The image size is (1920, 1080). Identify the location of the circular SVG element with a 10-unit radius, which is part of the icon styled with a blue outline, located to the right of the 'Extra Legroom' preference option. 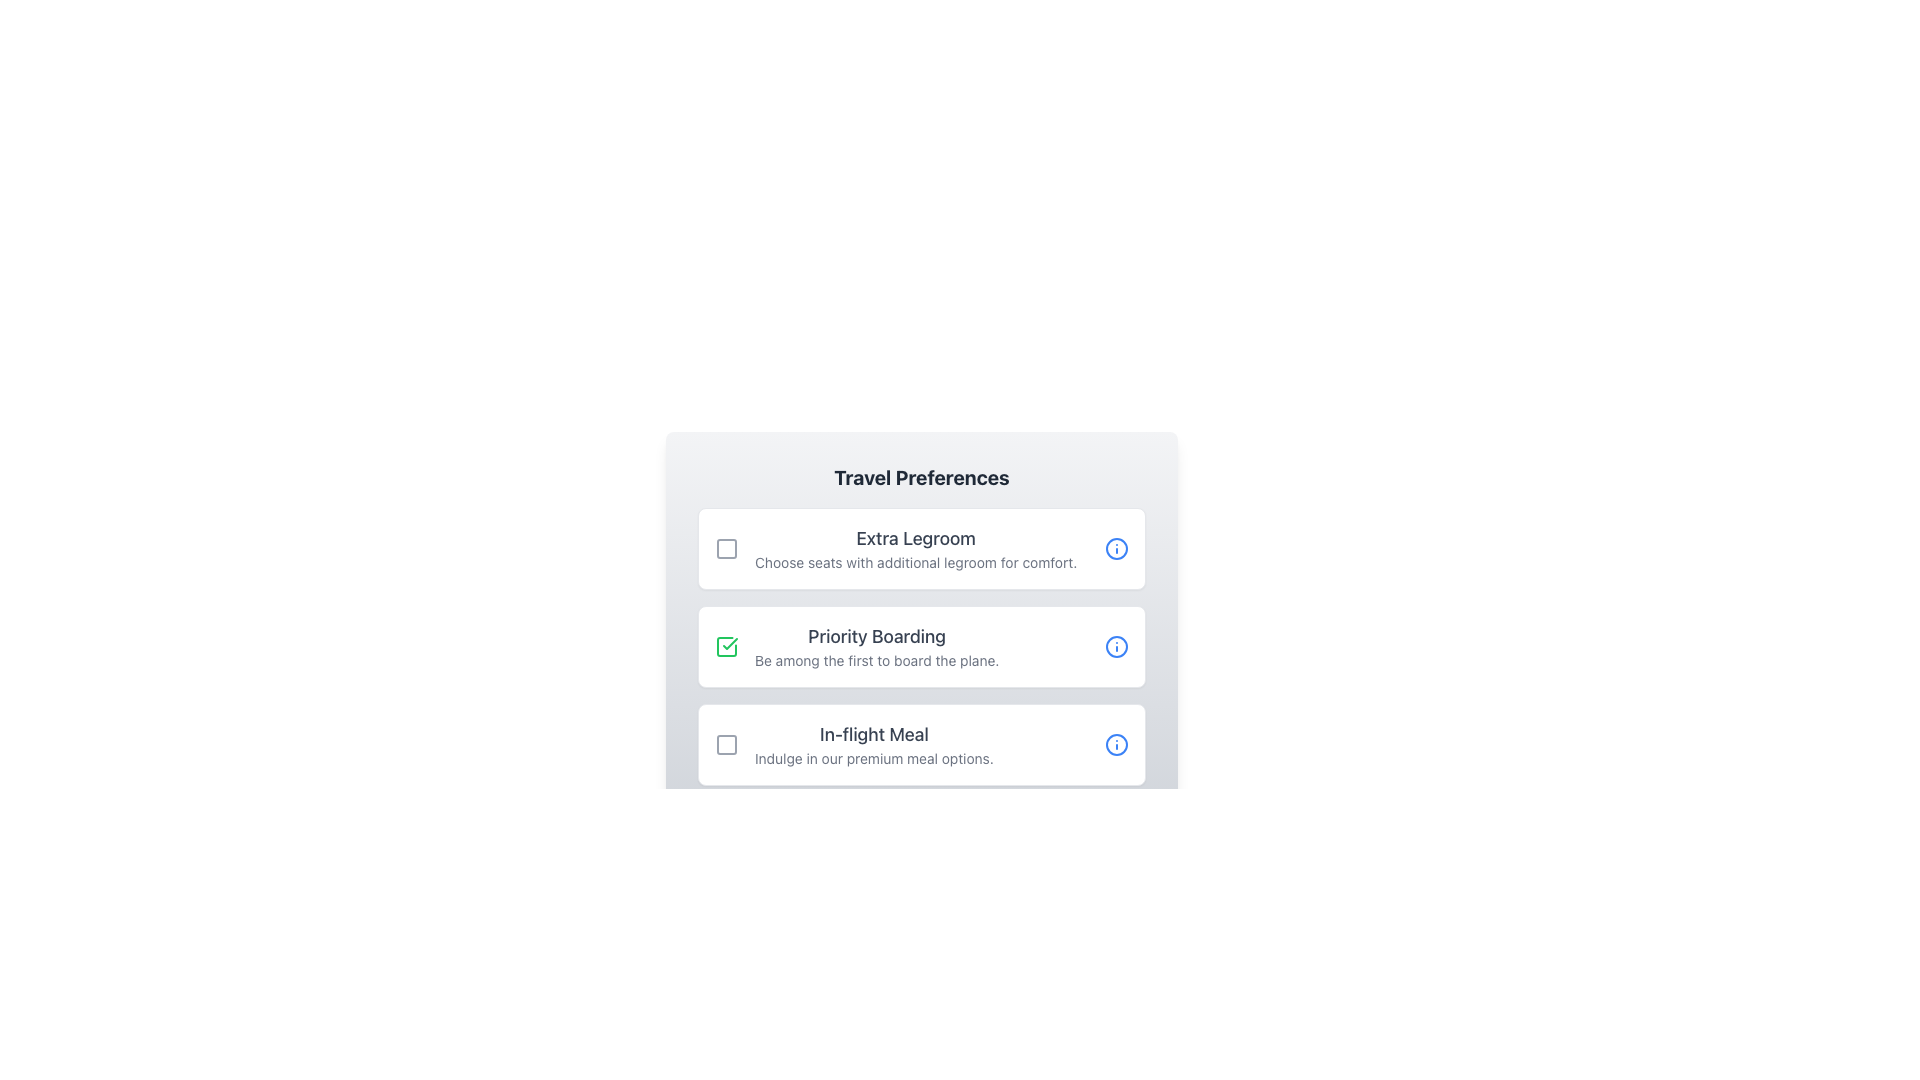
(1116, 548).